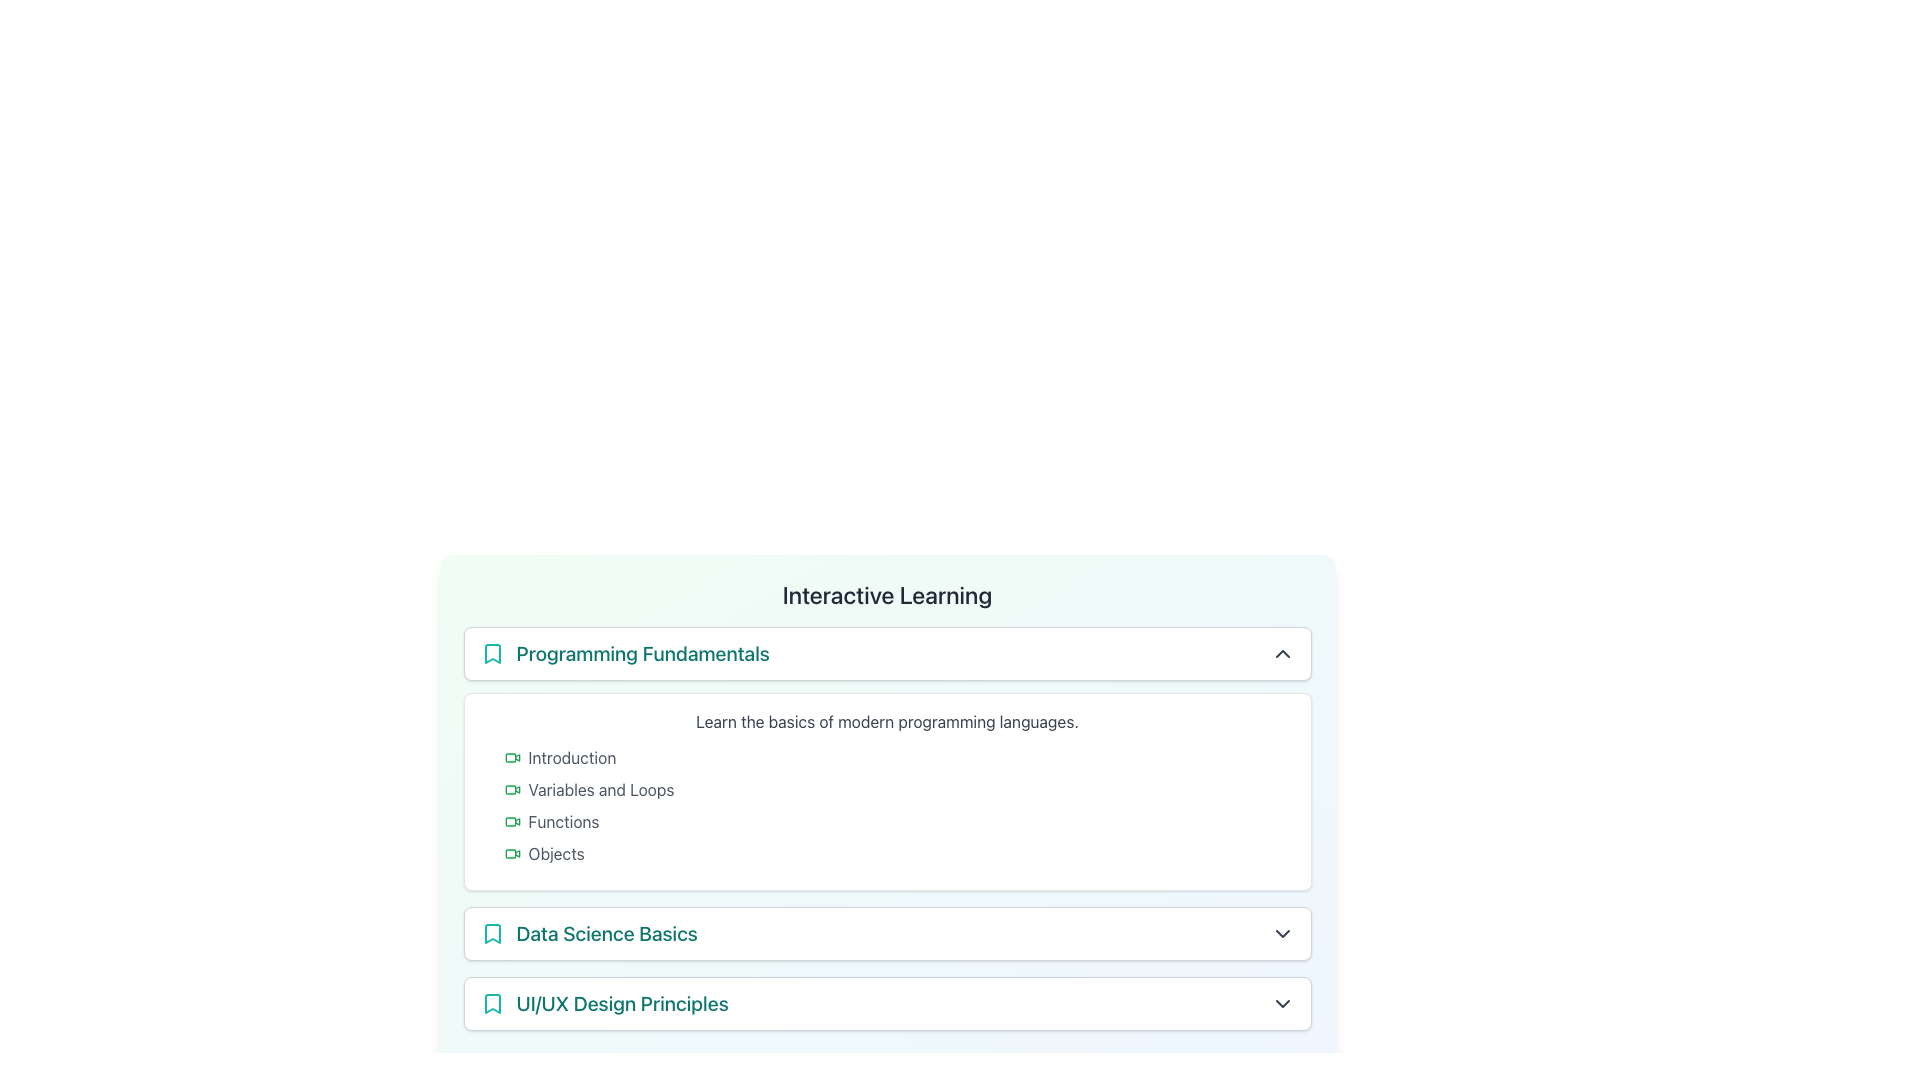 The height and width of the screenshot is (1080, 1920). I want to click on the upward arrow icon, so click(1282, 654).